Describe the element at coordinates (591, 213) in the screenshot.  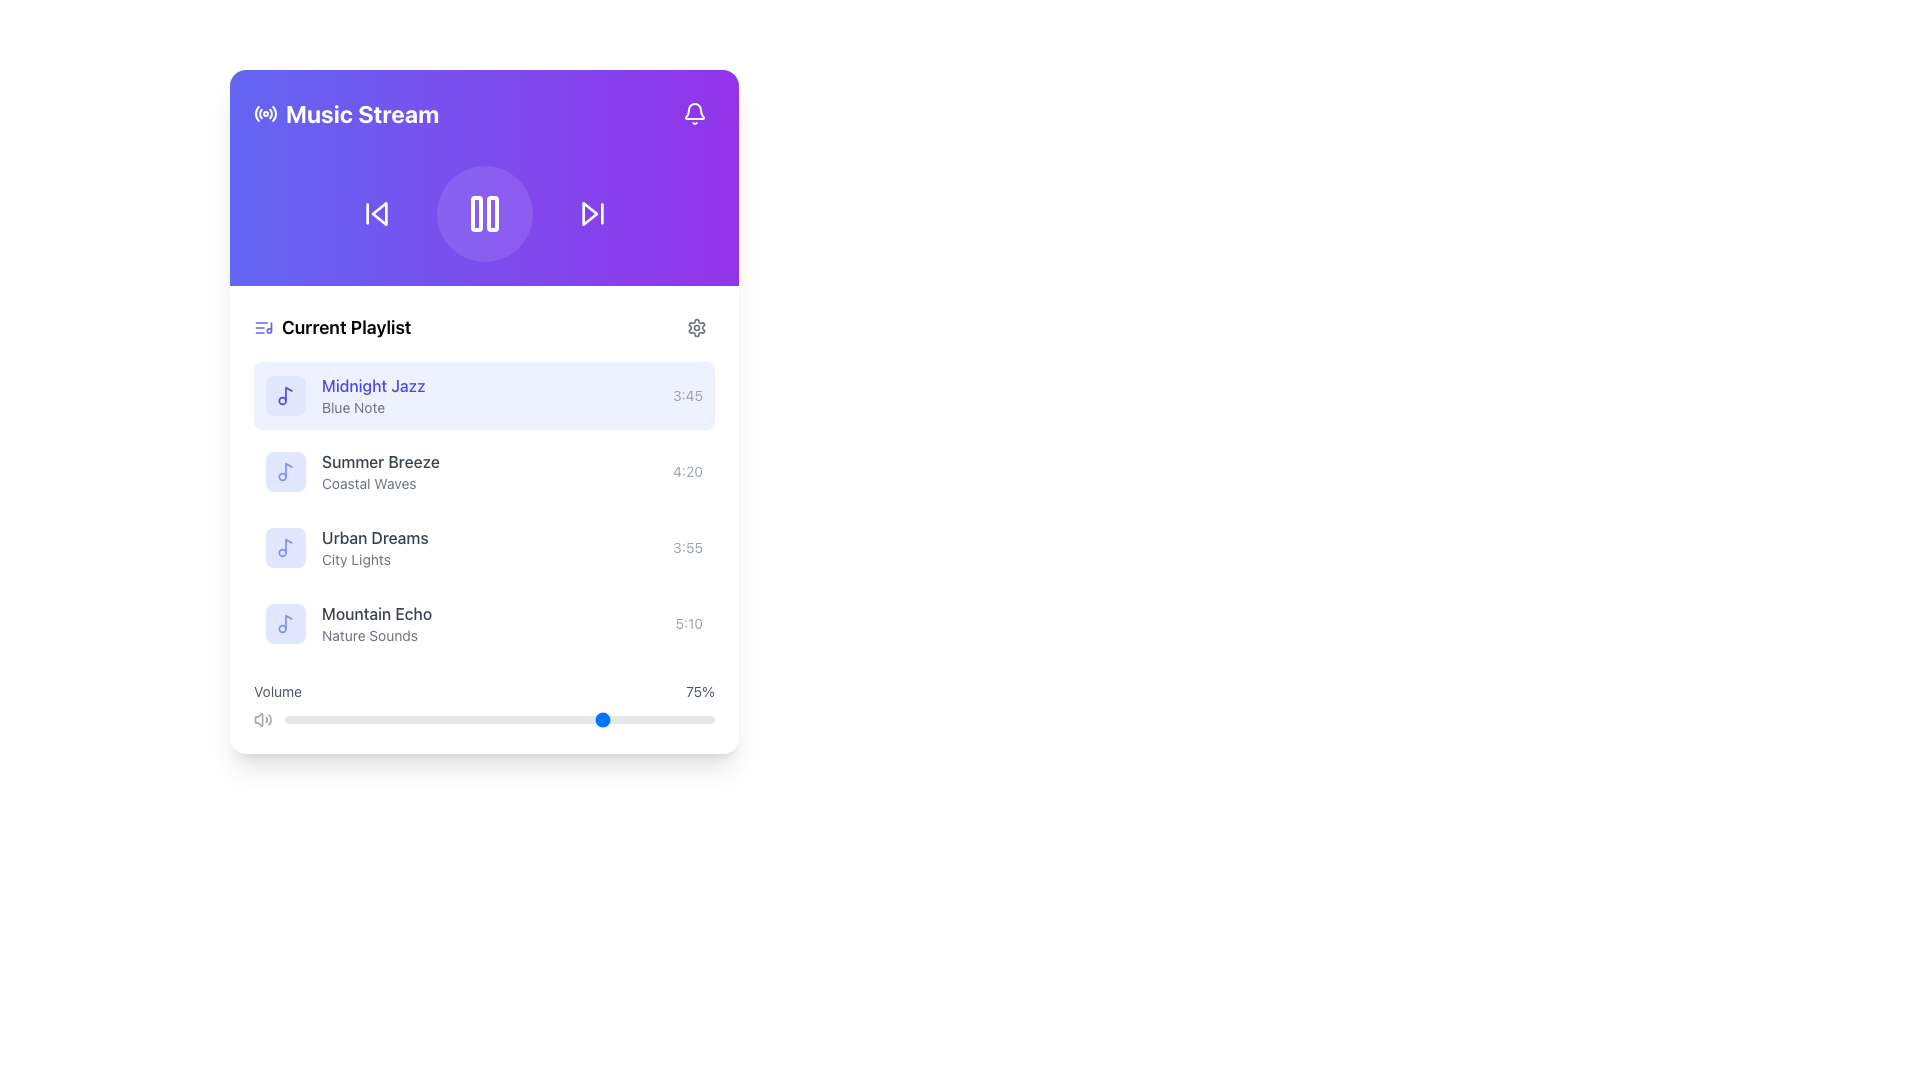
I see `the 'skip forward' button, which is the rightmost circular button in the horizontal group located in the purple header section` at that location.